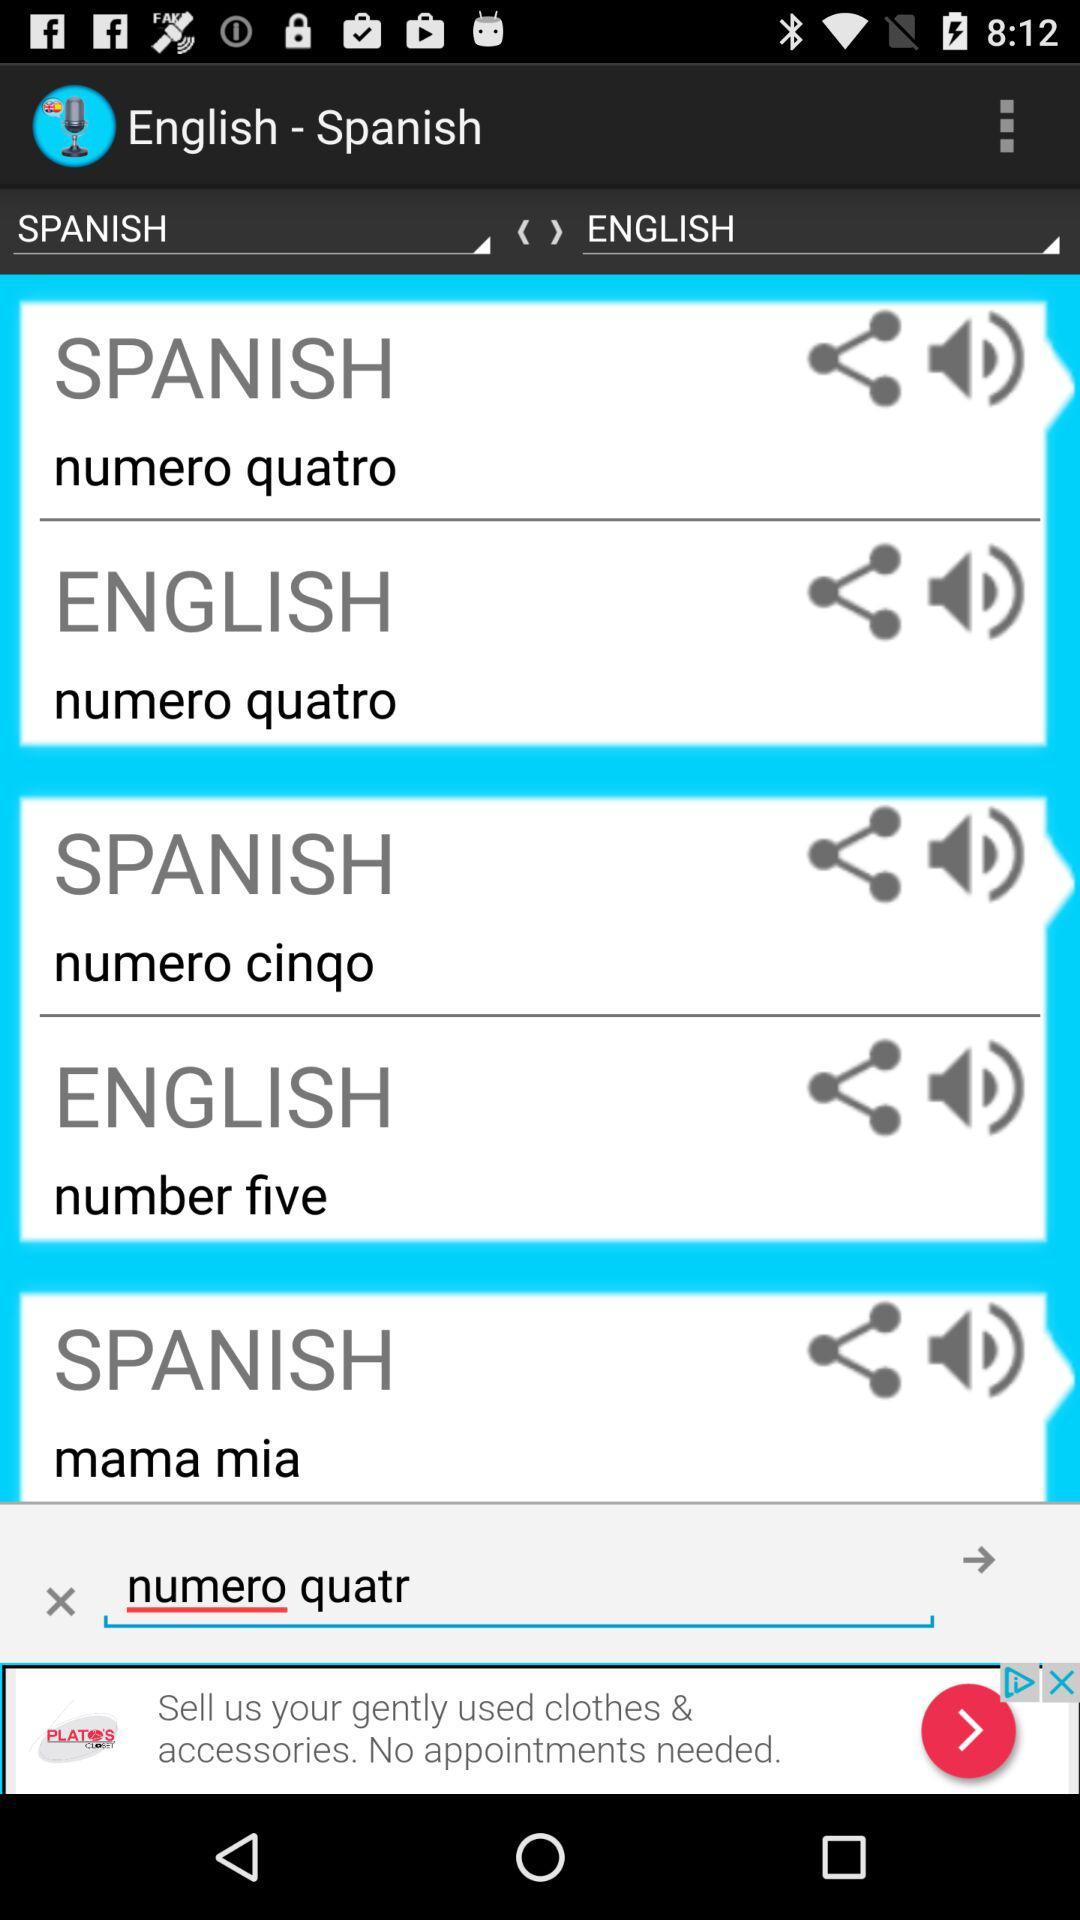 The image size is (1080, 1920). I want to click on revert languages, so click(540, 231).